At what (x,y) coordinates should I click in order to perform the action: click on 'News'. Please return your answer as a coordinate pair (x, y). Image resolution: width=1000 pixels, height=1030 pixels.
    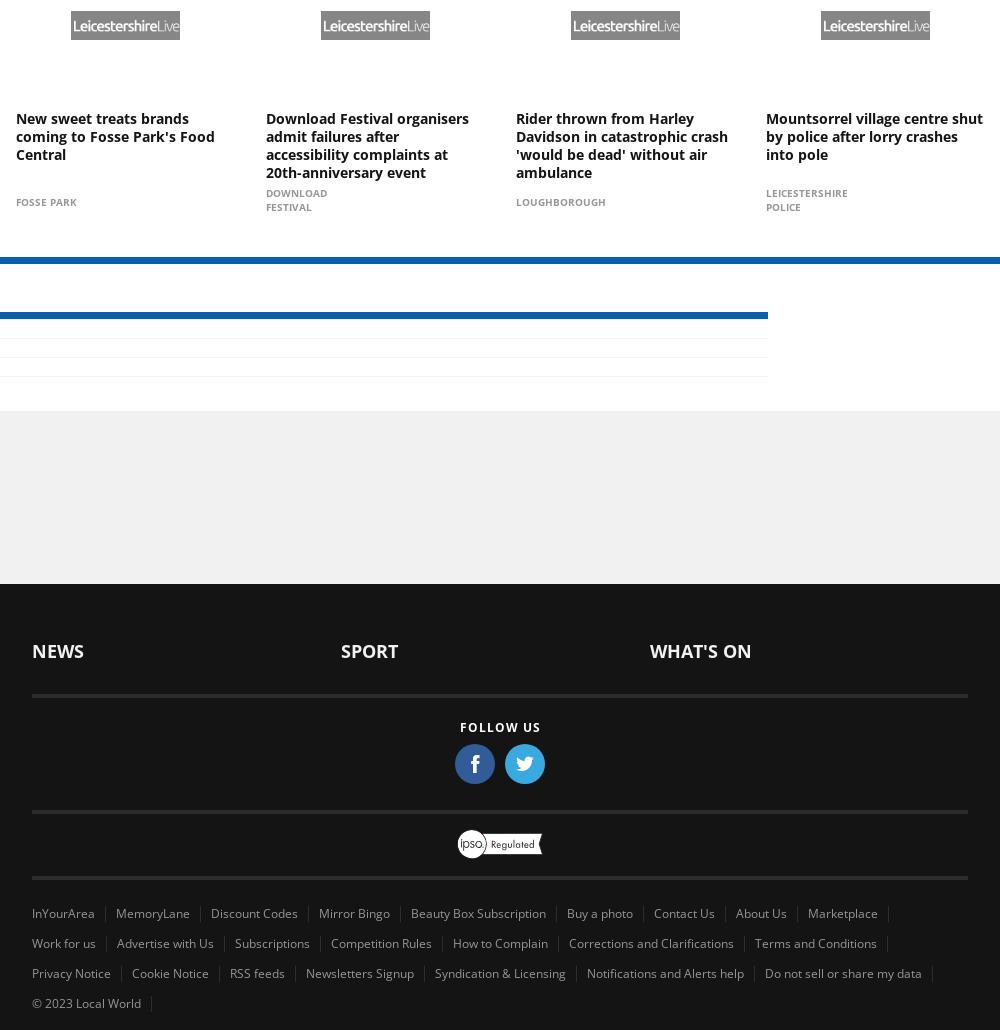
    Looking at the image, I should click on (58, 649).